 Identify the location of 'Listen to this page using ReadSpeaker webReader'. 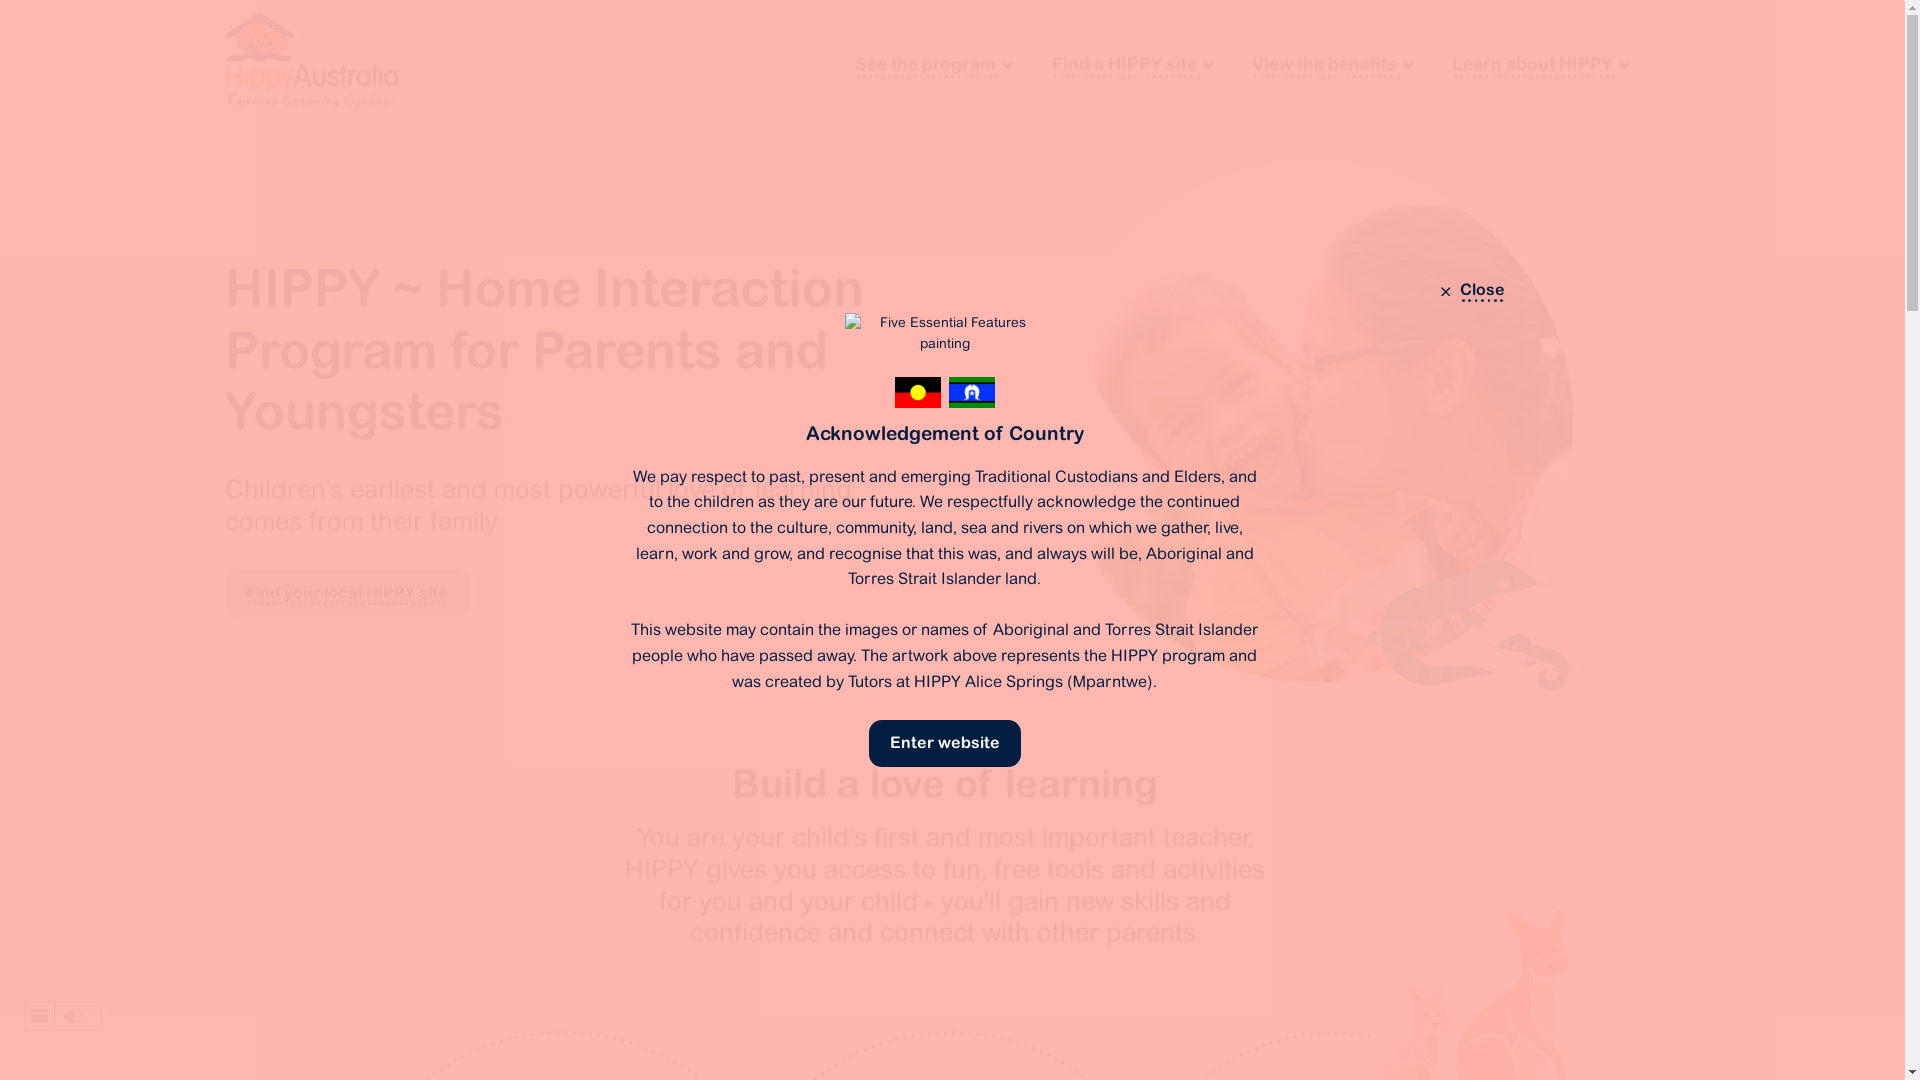
(63, 1015).